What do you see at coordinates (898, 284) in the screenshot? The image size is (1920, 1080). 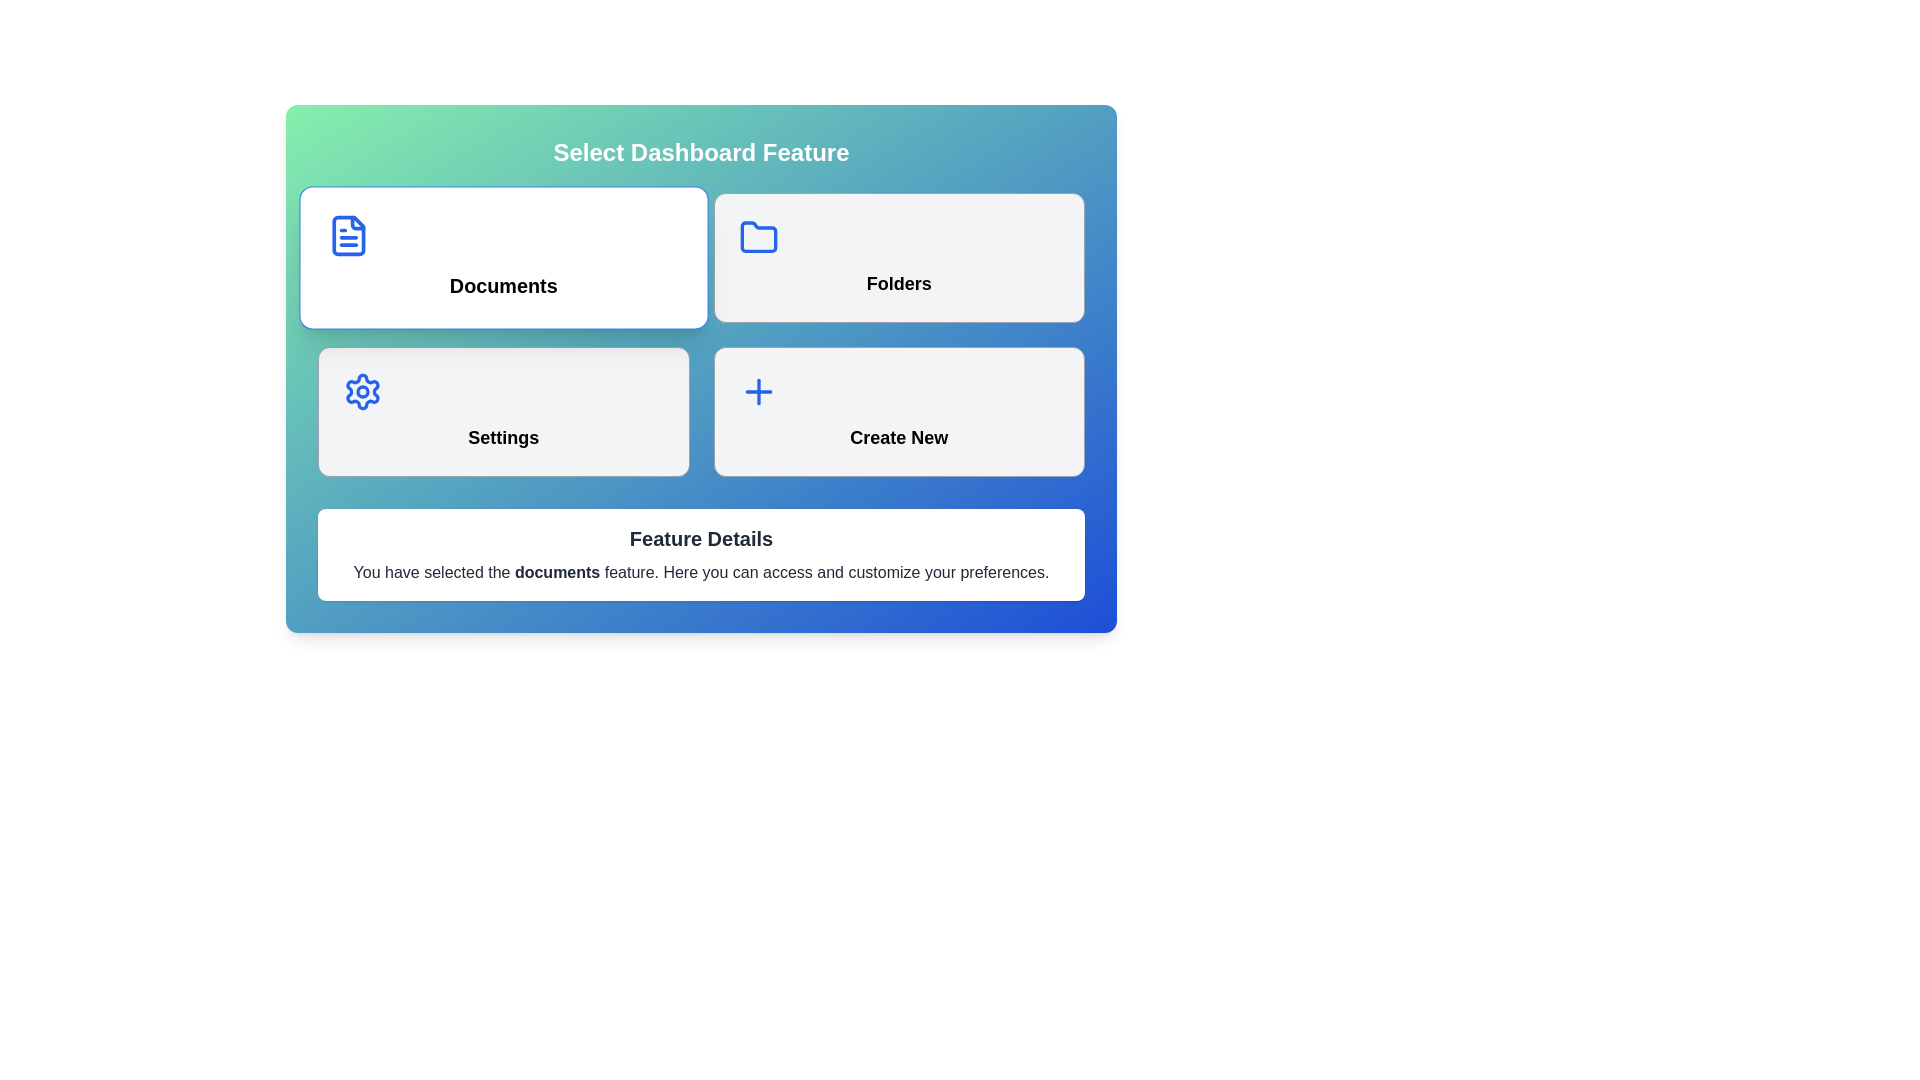 I see `the bold, black-colored text 'Folders' located below the blue folder icon in the upper right section of the main selectable grid` at bounding box center [898, 284].